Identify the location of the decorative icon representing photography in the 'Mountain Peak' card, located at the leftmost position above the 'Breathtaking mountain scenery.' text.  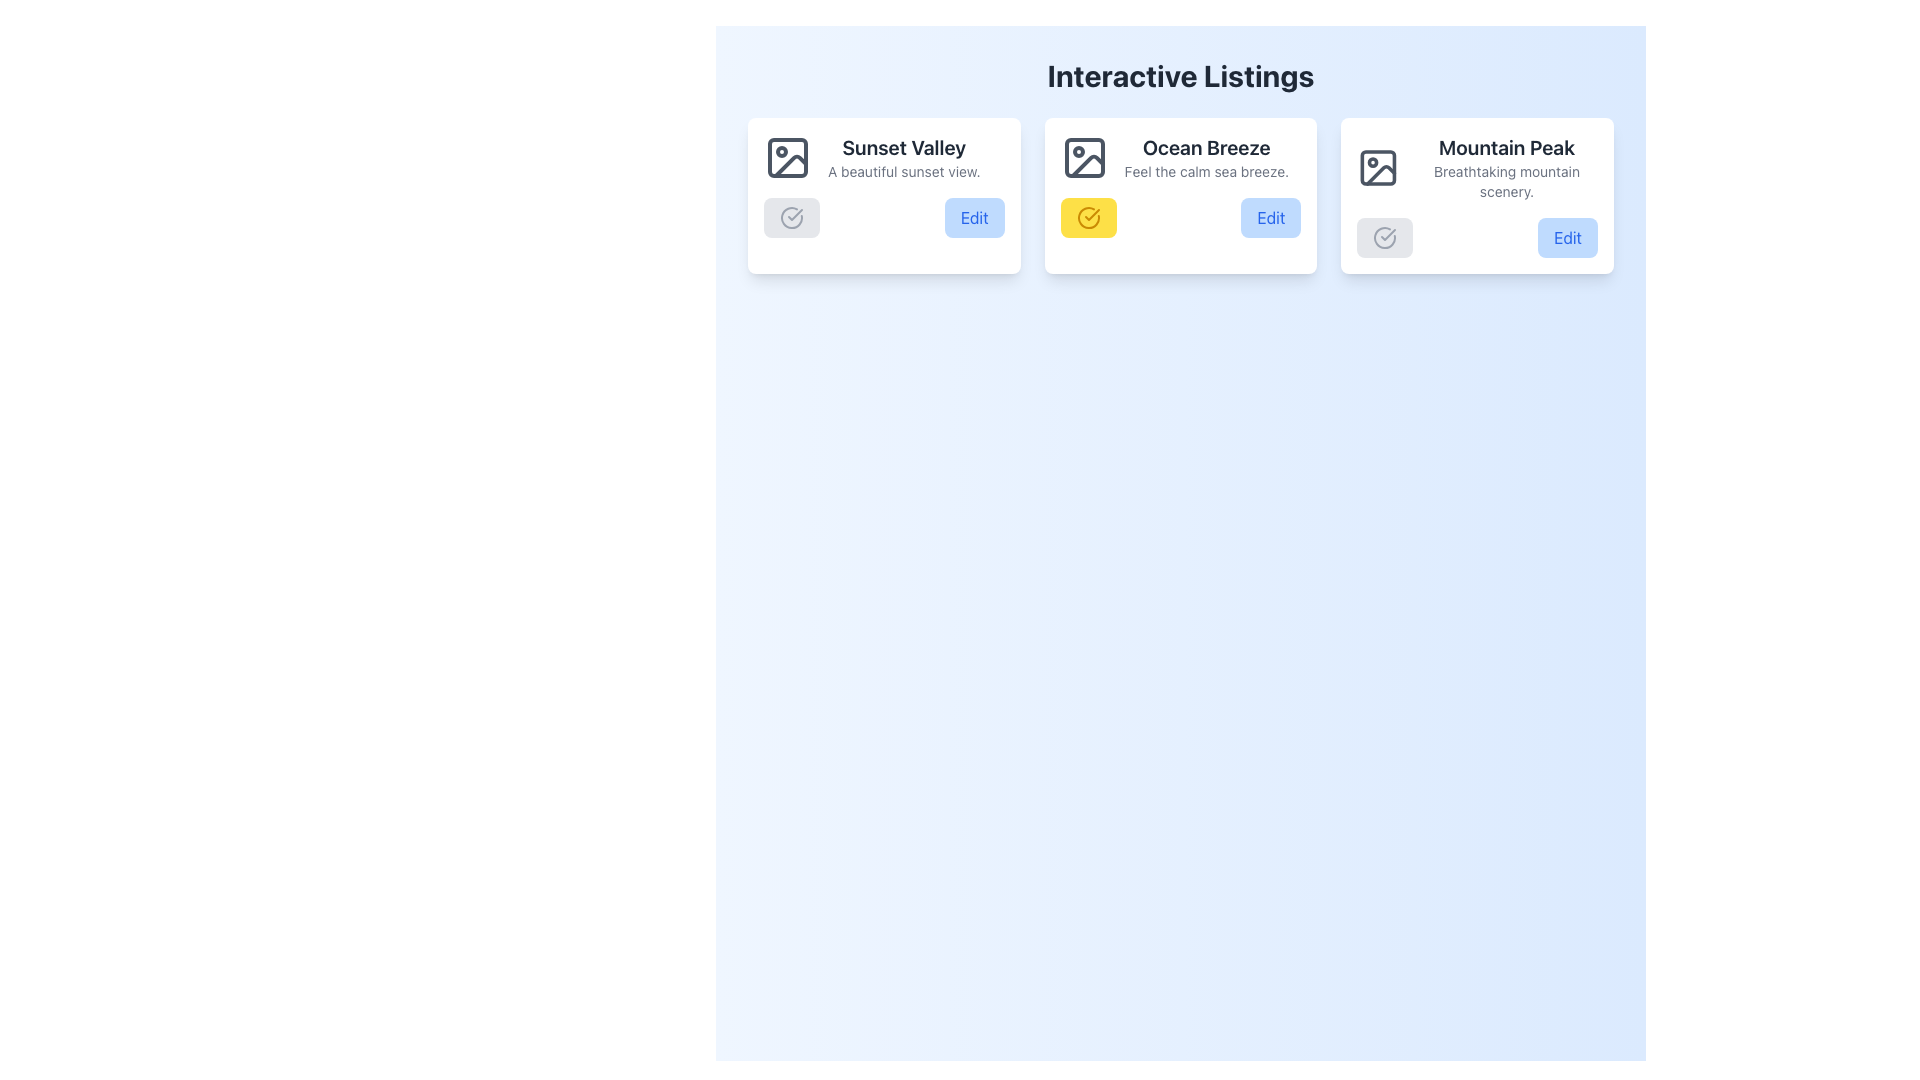
(1377, 167).